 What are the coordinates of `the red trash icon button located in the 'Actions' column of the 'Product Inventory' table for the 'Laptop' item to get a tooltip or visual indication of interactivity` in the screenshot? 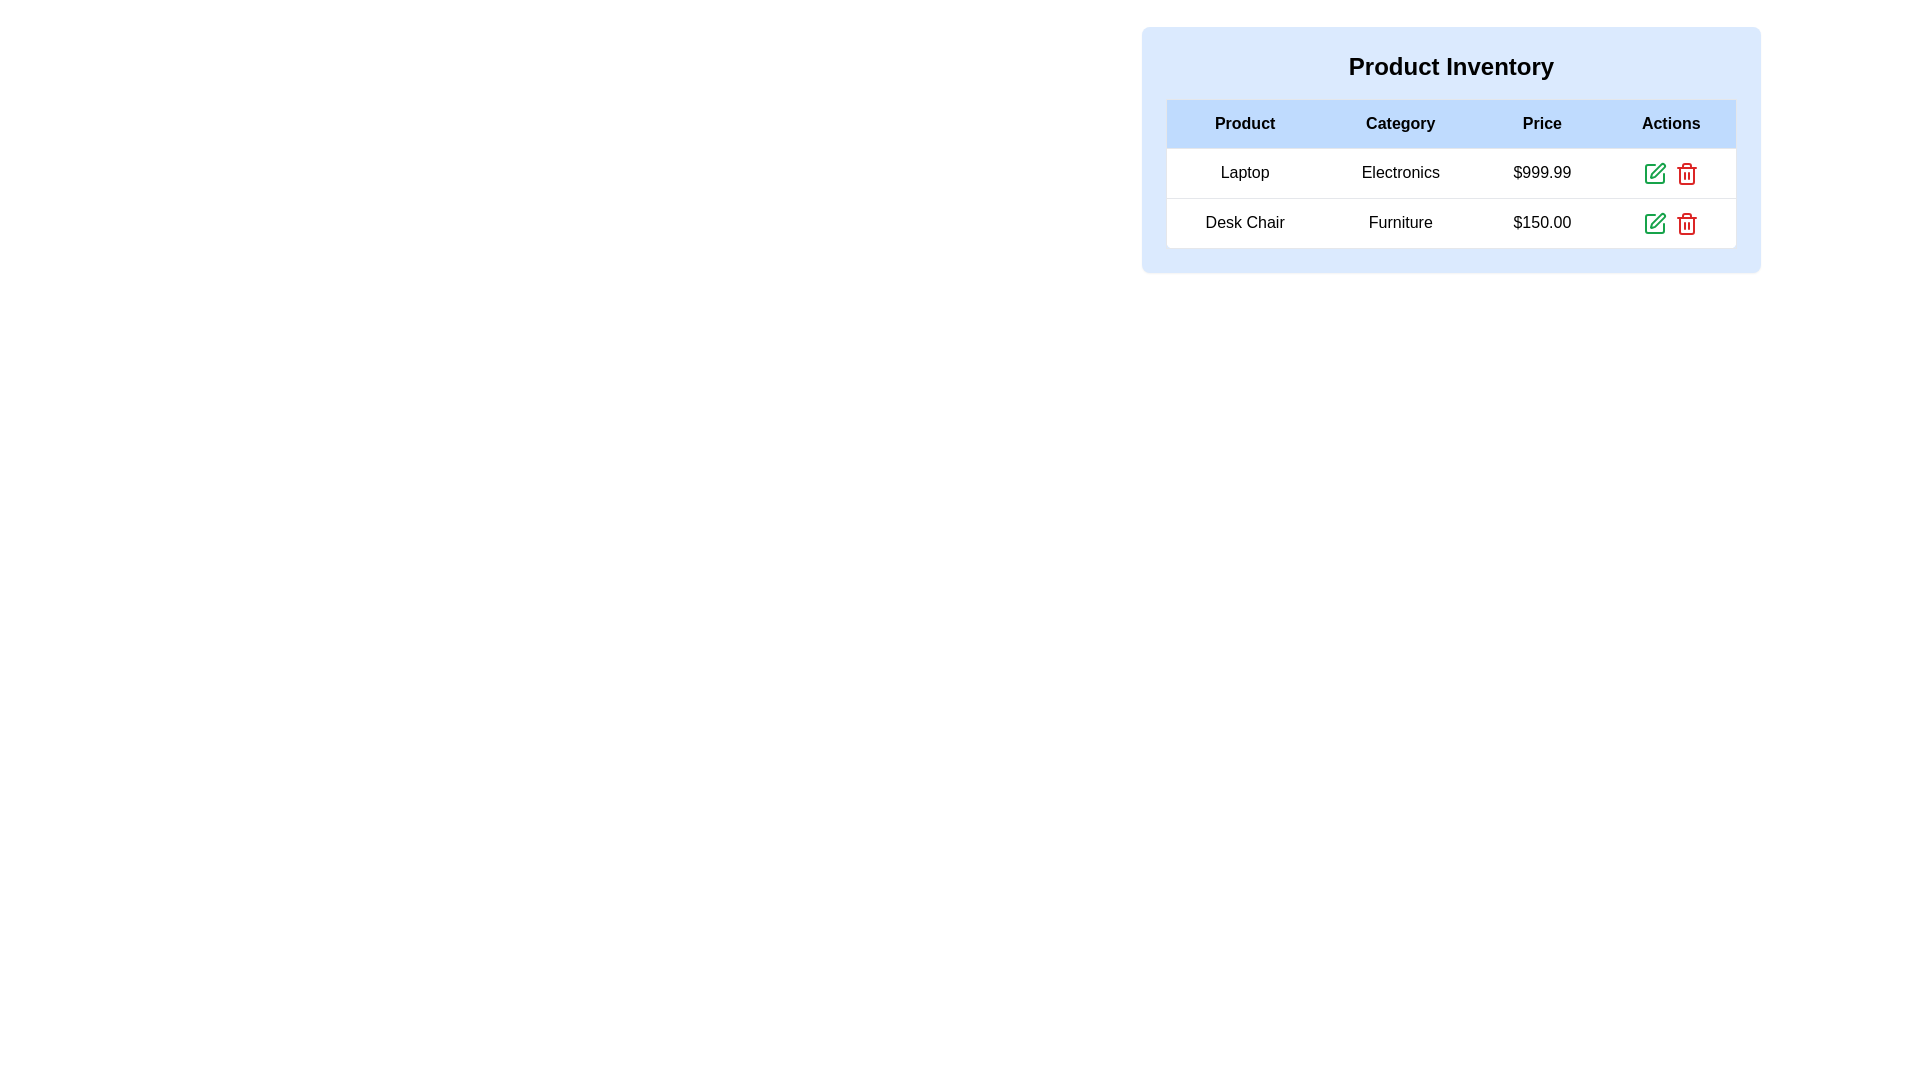 It's located at (1686, 172).